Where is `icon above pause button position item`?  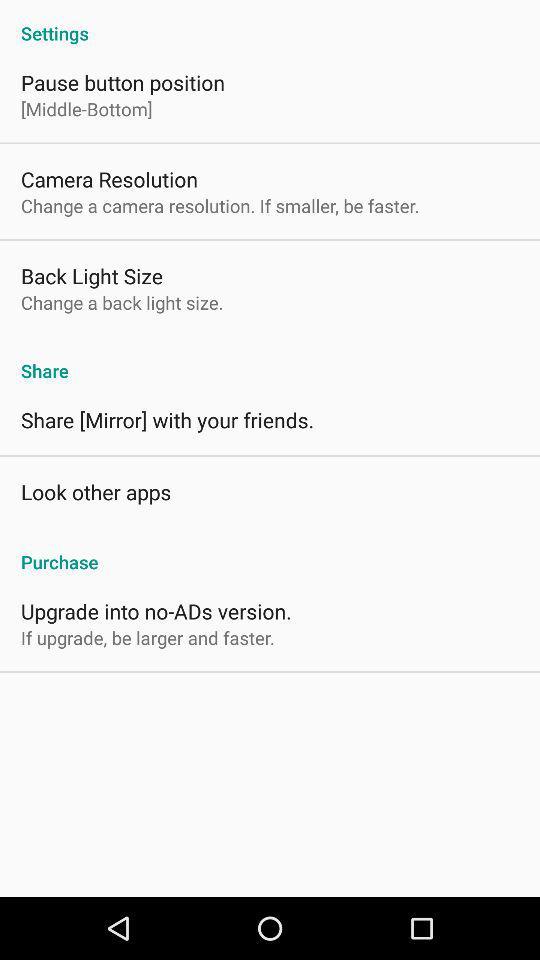 icon above pause button position item is located at coordinates (270, 21).